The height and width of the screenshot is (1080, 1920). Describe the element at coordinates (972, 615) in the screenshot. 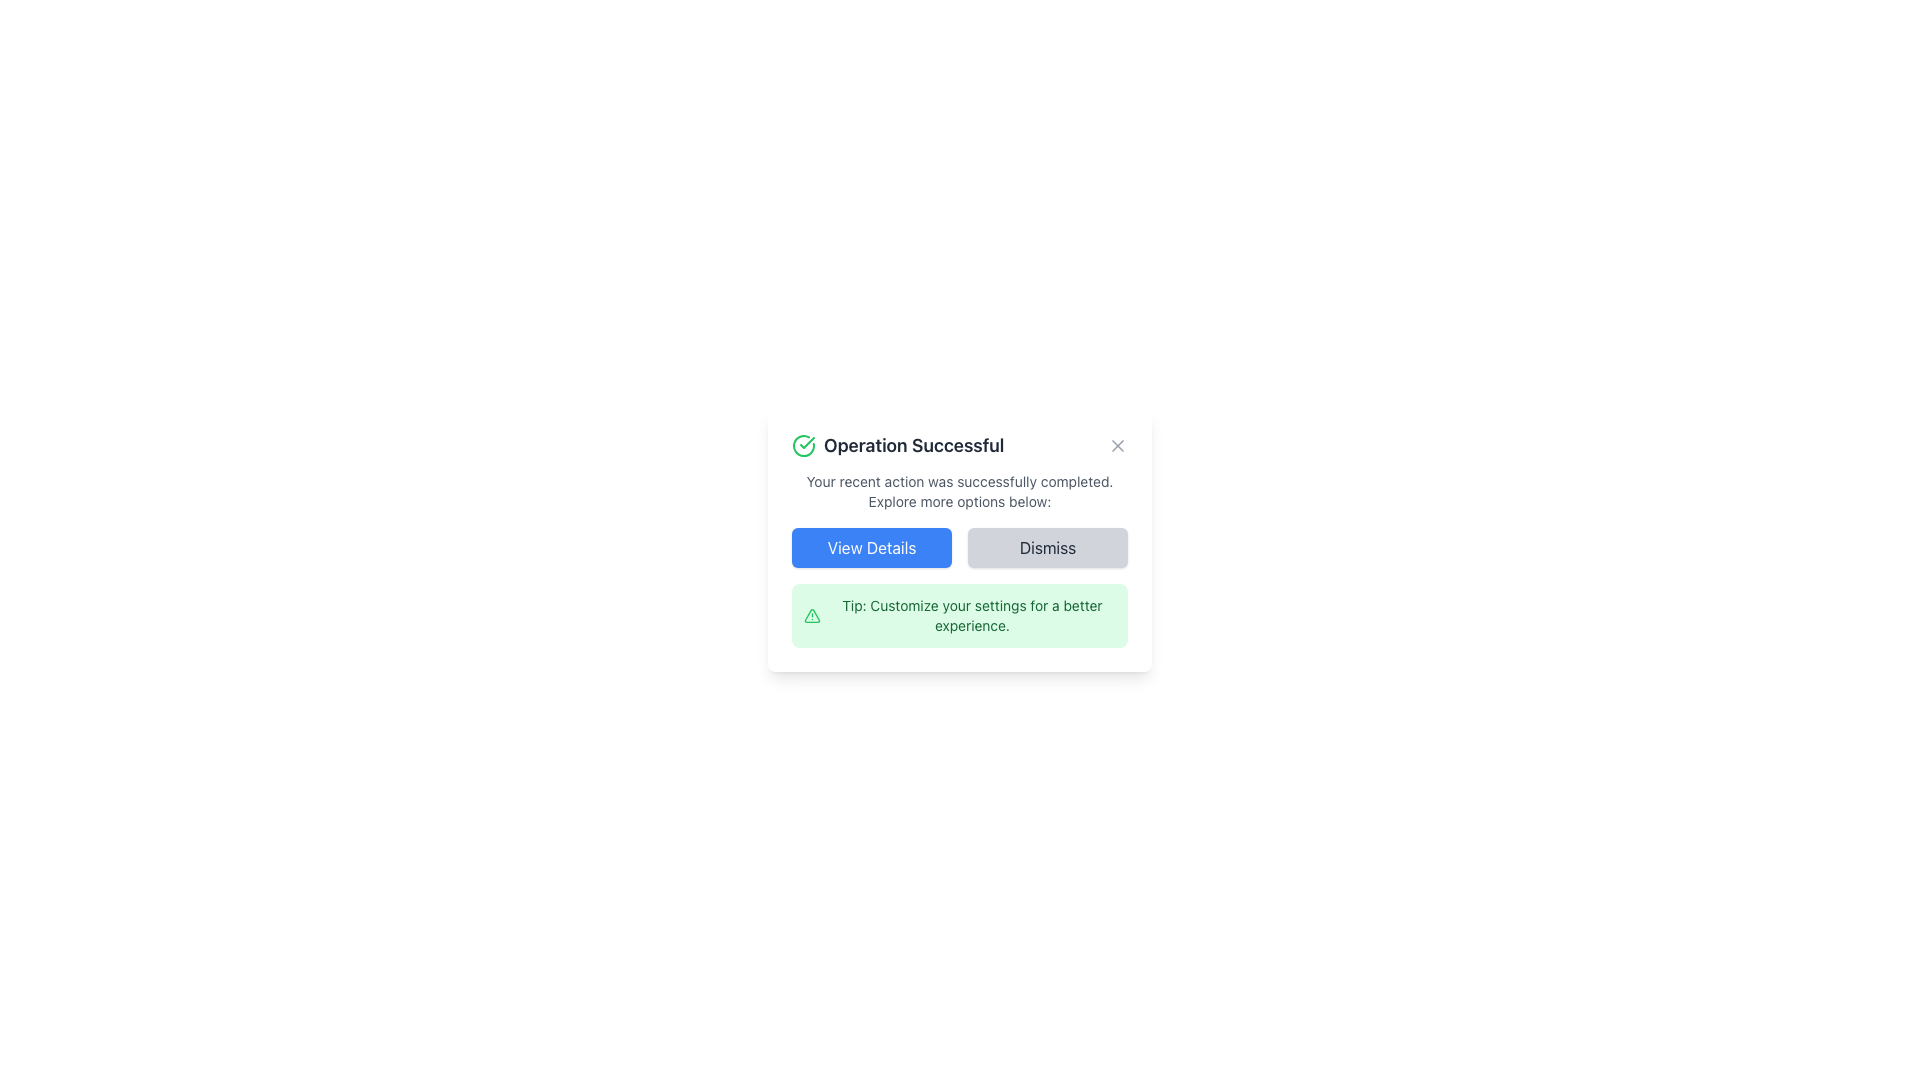

I see `the text label displaying 'Tip: Customize your settings for a better experience.' which is styled with a small font size and a green color, located in a green-highlighted notification box near the center-bottom of the interface` at that location.